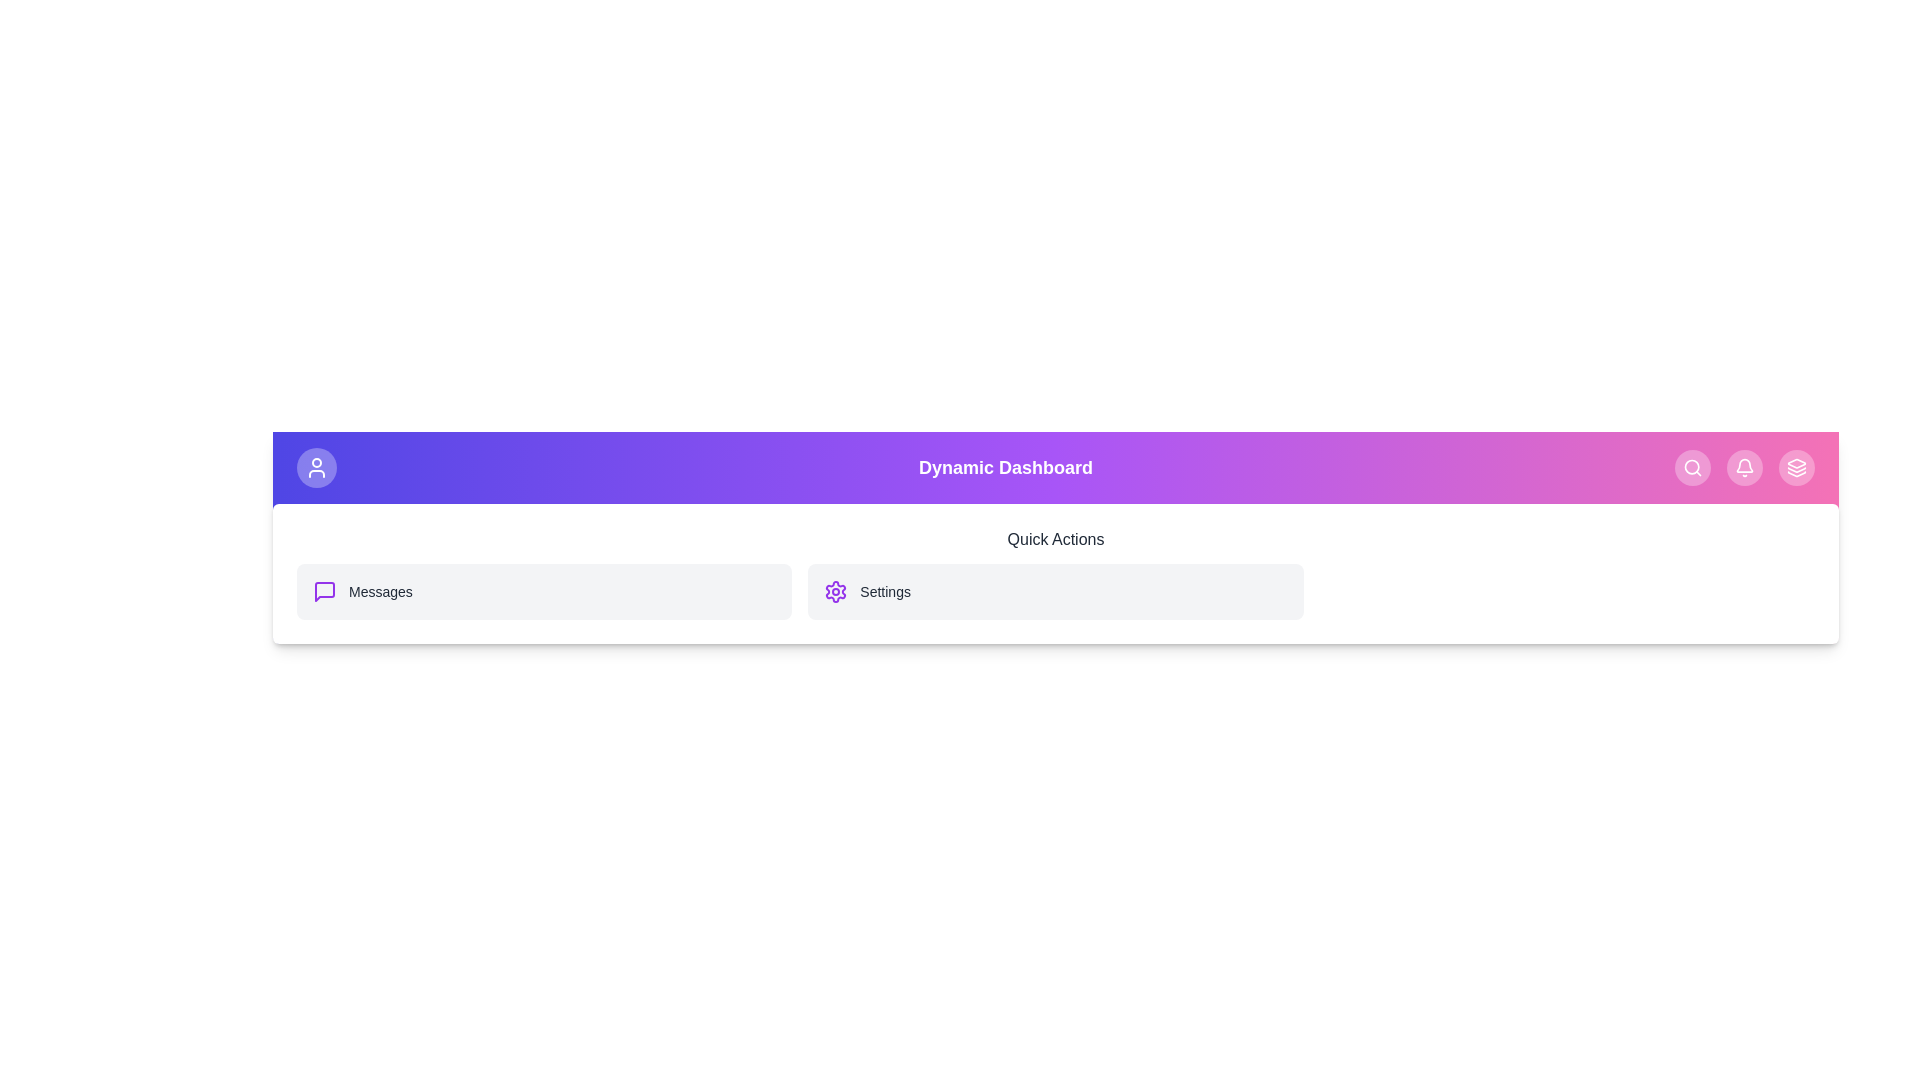 The height and width of the screenshot is (1080, 1920). I want to click on the bell icon in the top right corner, so click(1744, 467).